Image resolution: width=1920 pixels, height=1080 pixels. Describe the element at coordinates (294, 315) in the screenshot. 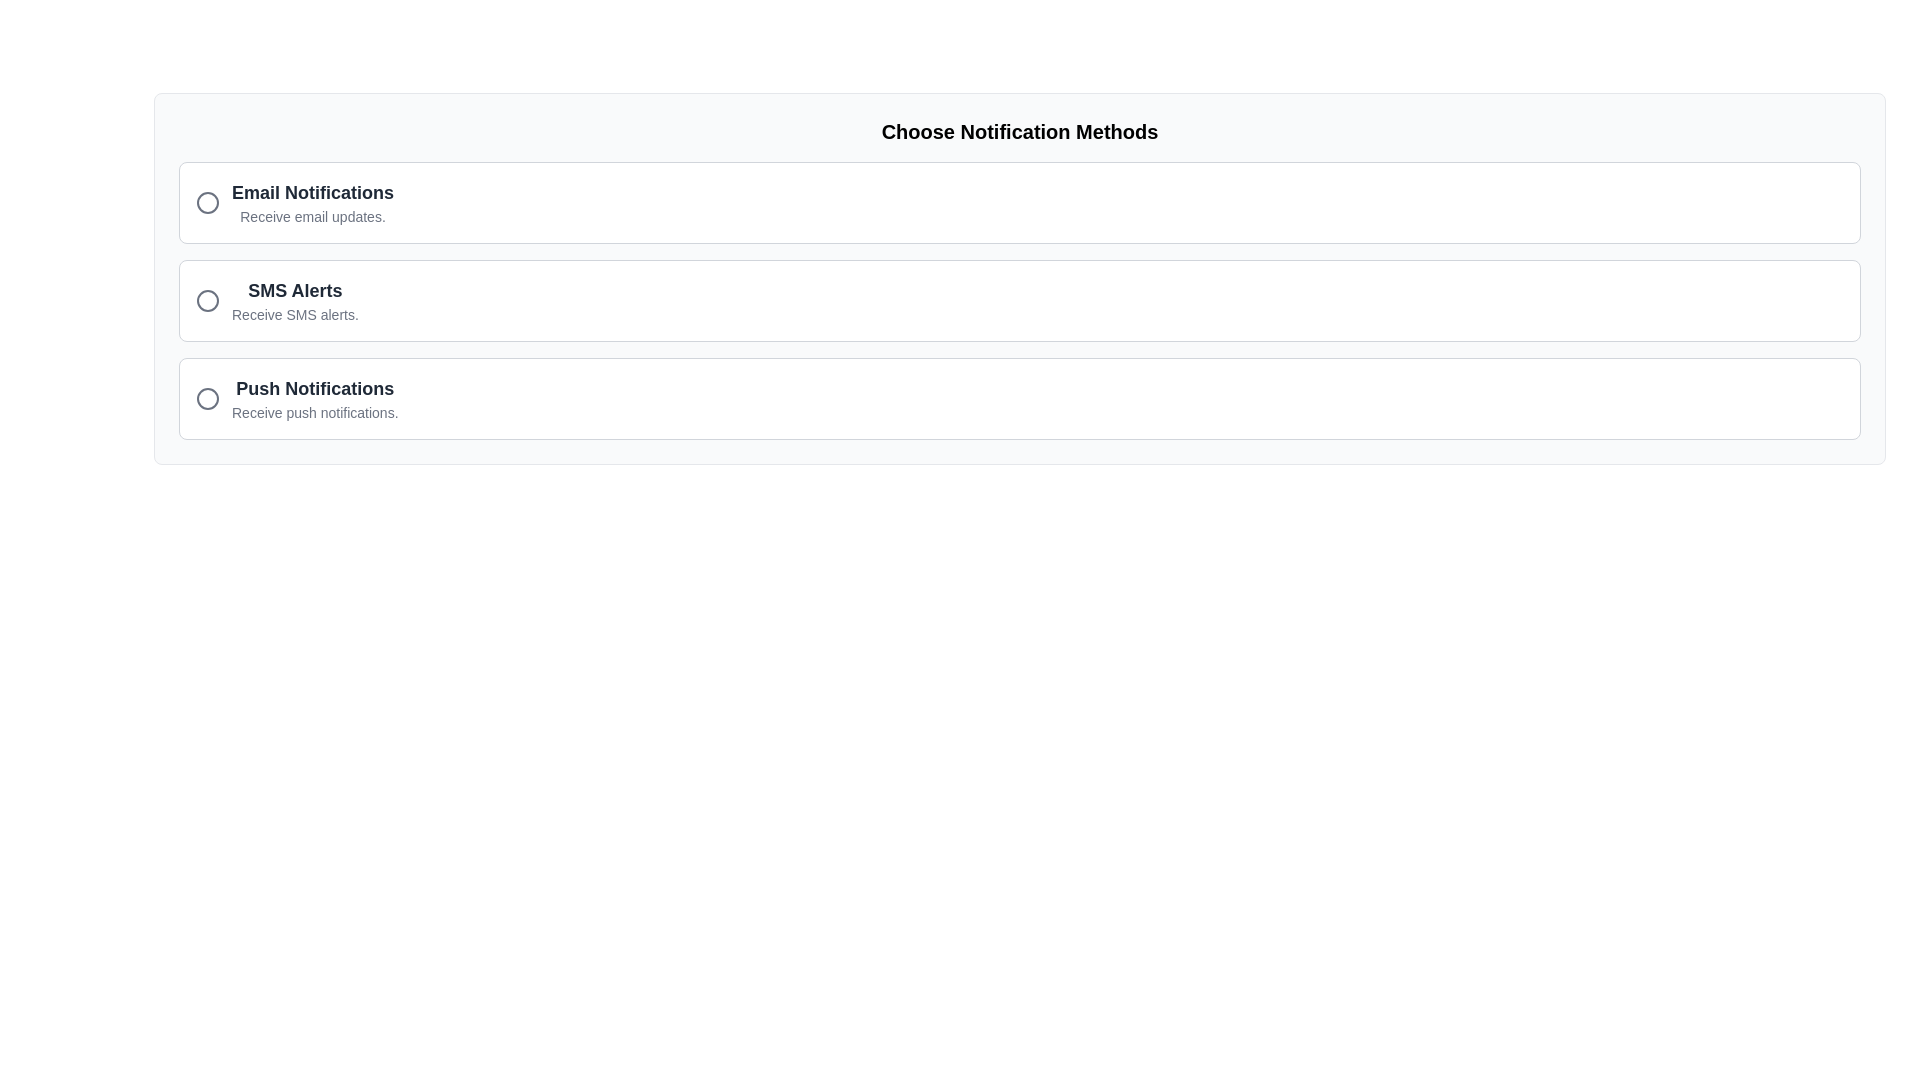

I see `the descriptive label providing additional information about the 'SMS Alerts' notification option, which is located directly below the title 'SMS Alerts' in the options panel` at that location.